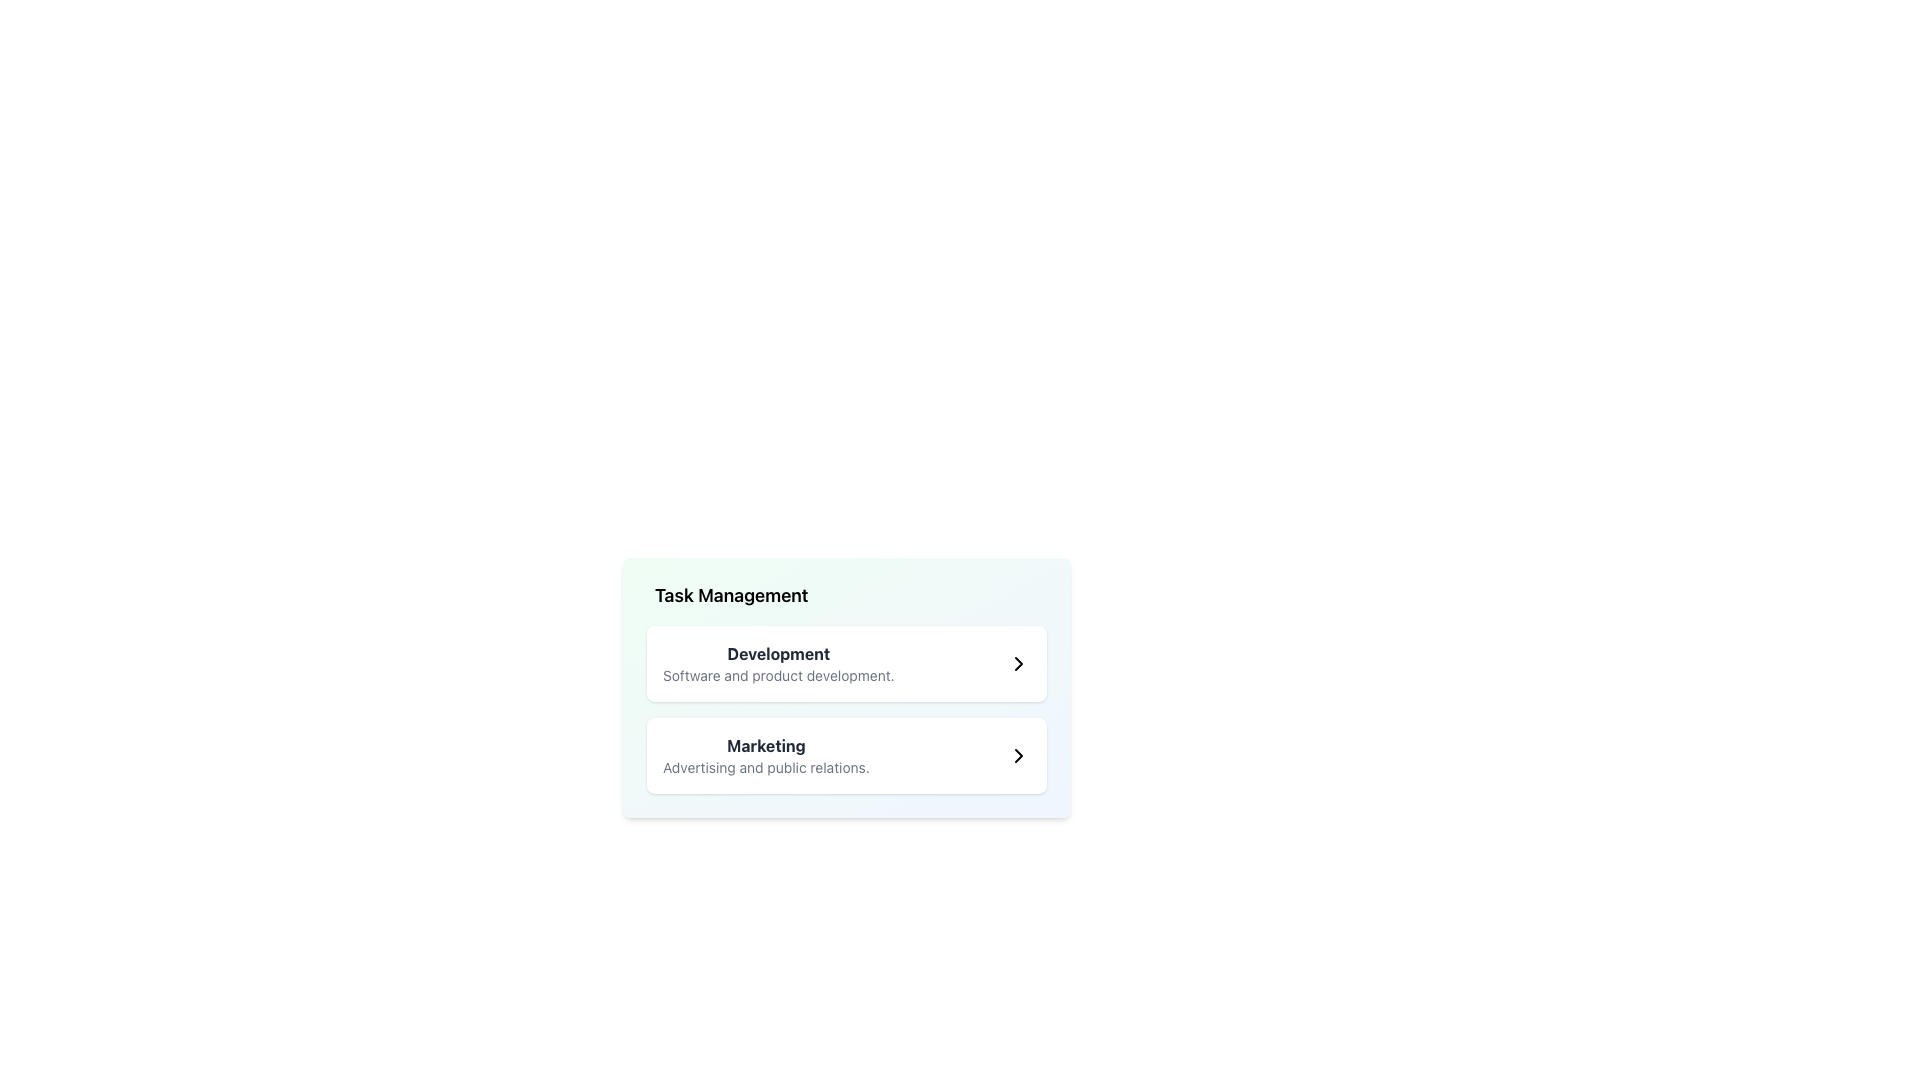  I want to click on the 'Marketing' card, which is the second card in the vertical list under 'Task Management', so click(846, 756).